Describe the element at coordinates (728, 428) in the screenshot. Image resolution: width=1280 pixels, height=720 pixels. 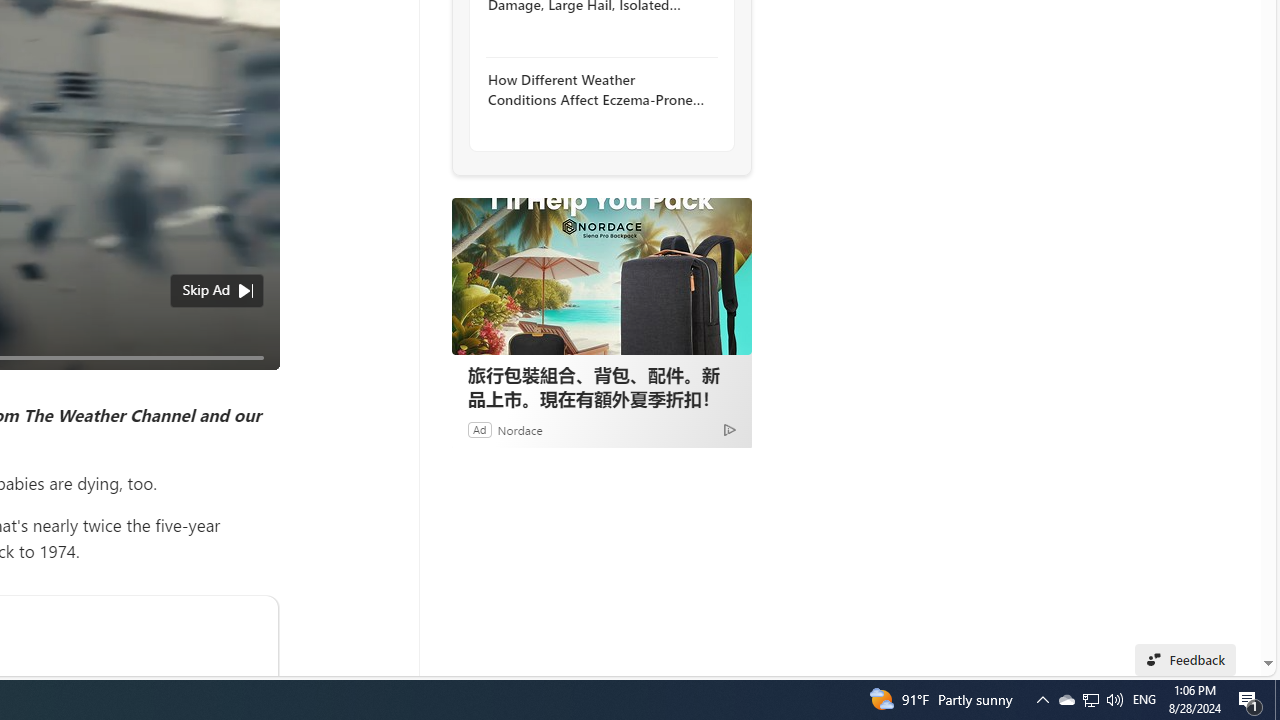
I see `'Ad Choice'` at that location.